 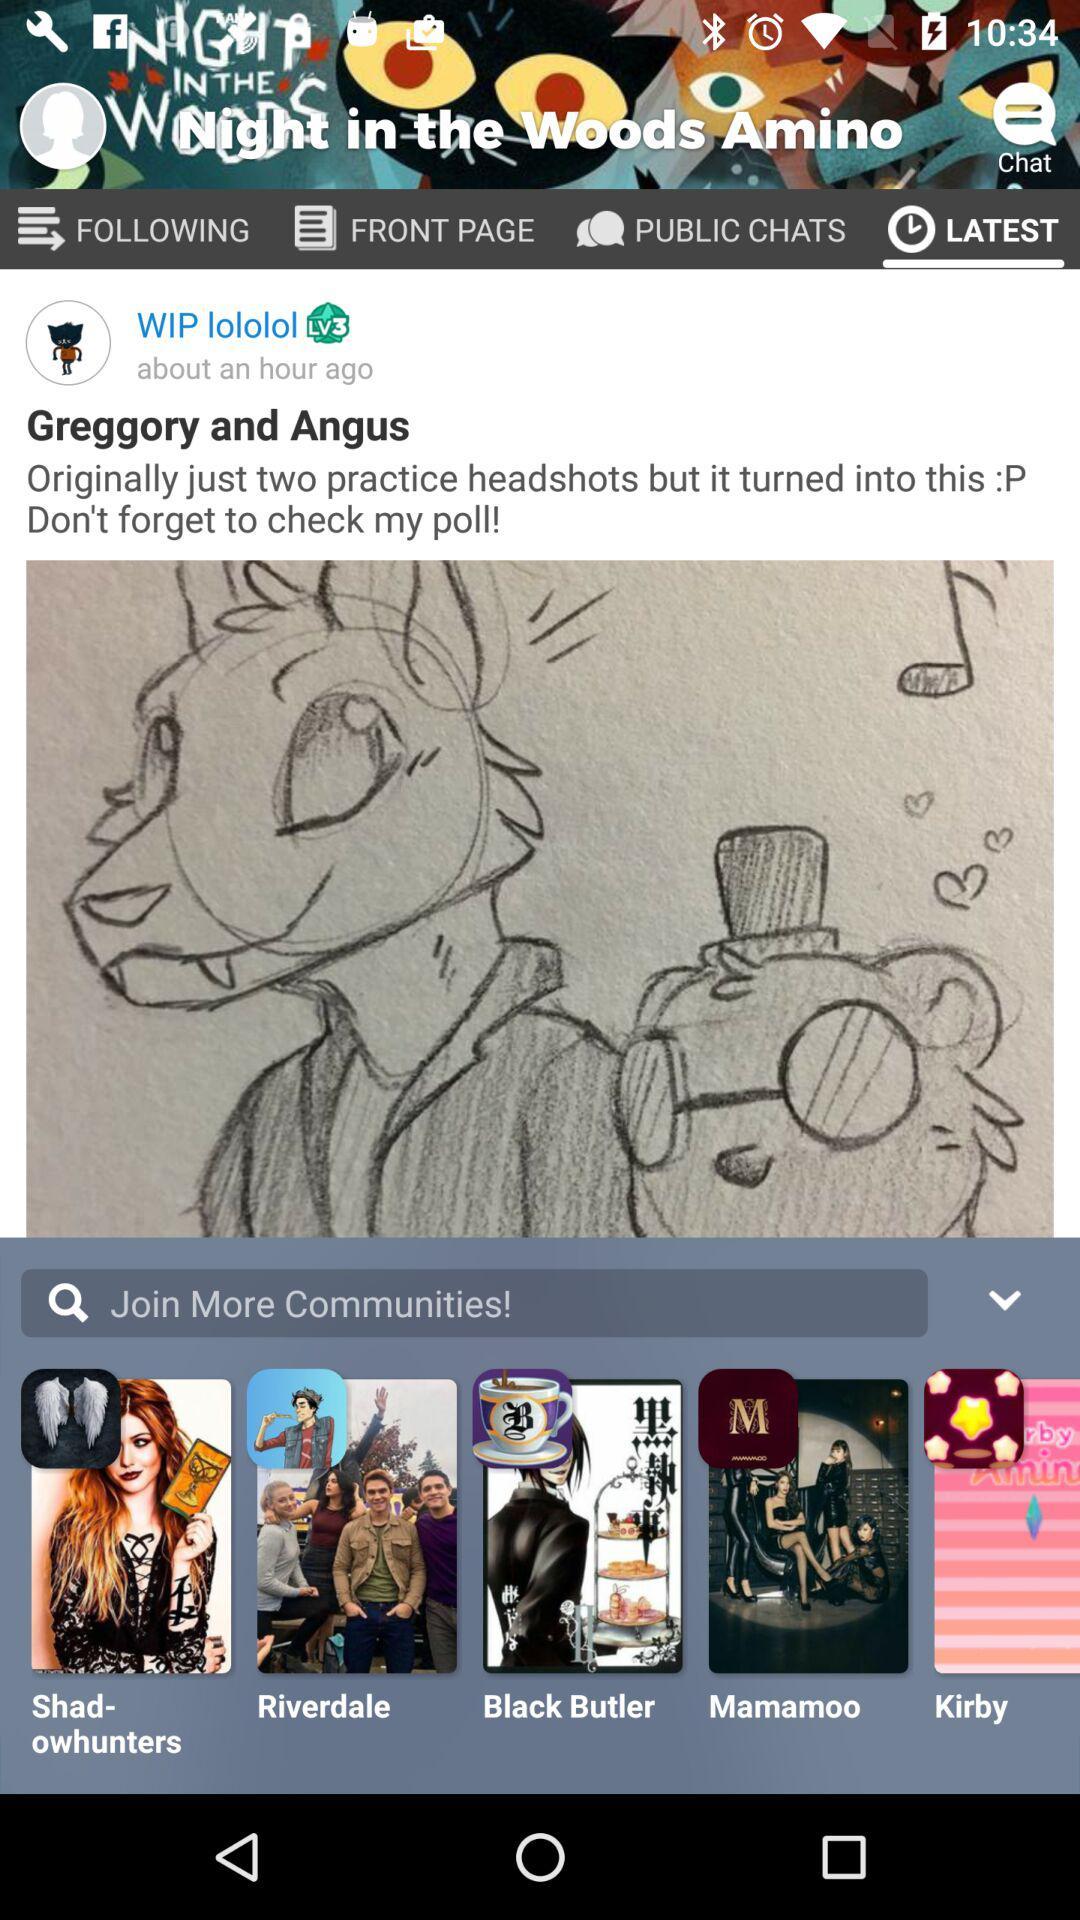 I want to click on the expand_more icon, so click(x=1003, y=1297).